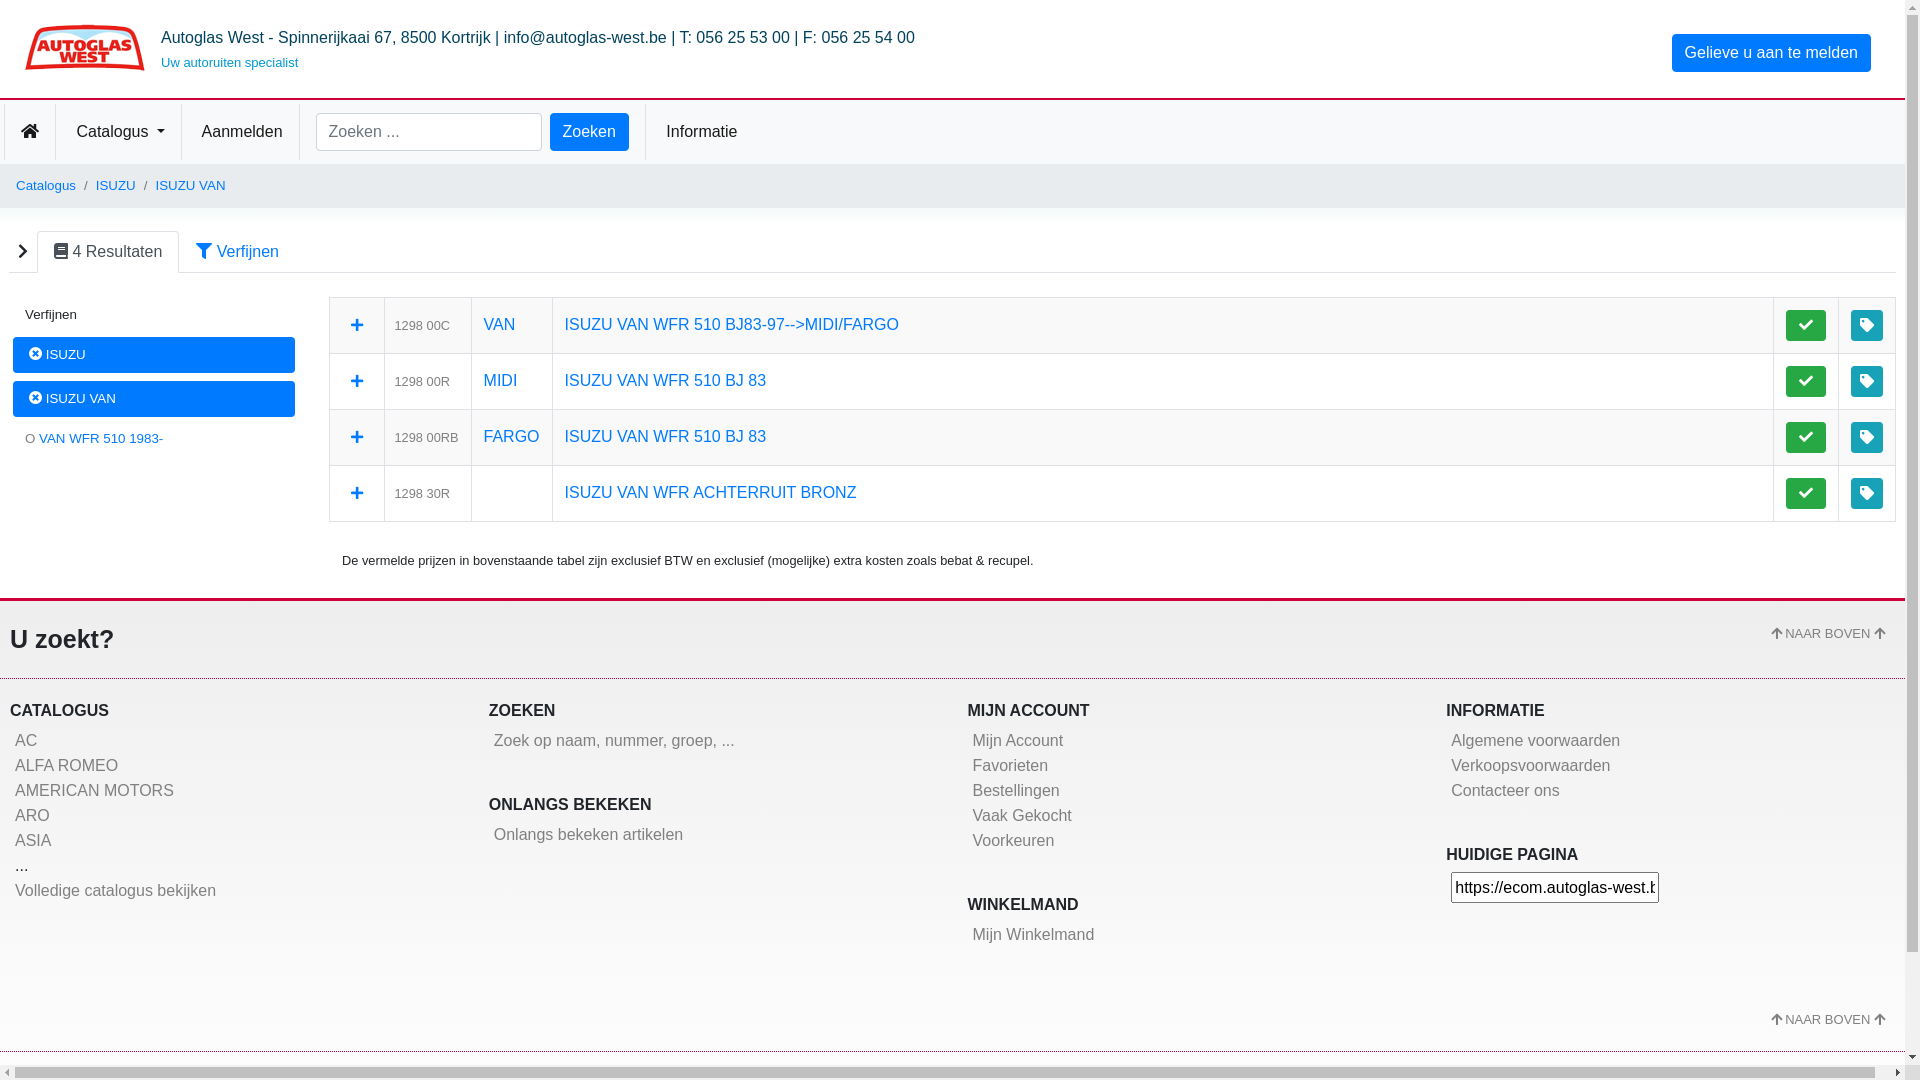 This screenshot has width=1920, height=1080. I want to click on 'Volledige catalogus bekijken', so click(114, 889).